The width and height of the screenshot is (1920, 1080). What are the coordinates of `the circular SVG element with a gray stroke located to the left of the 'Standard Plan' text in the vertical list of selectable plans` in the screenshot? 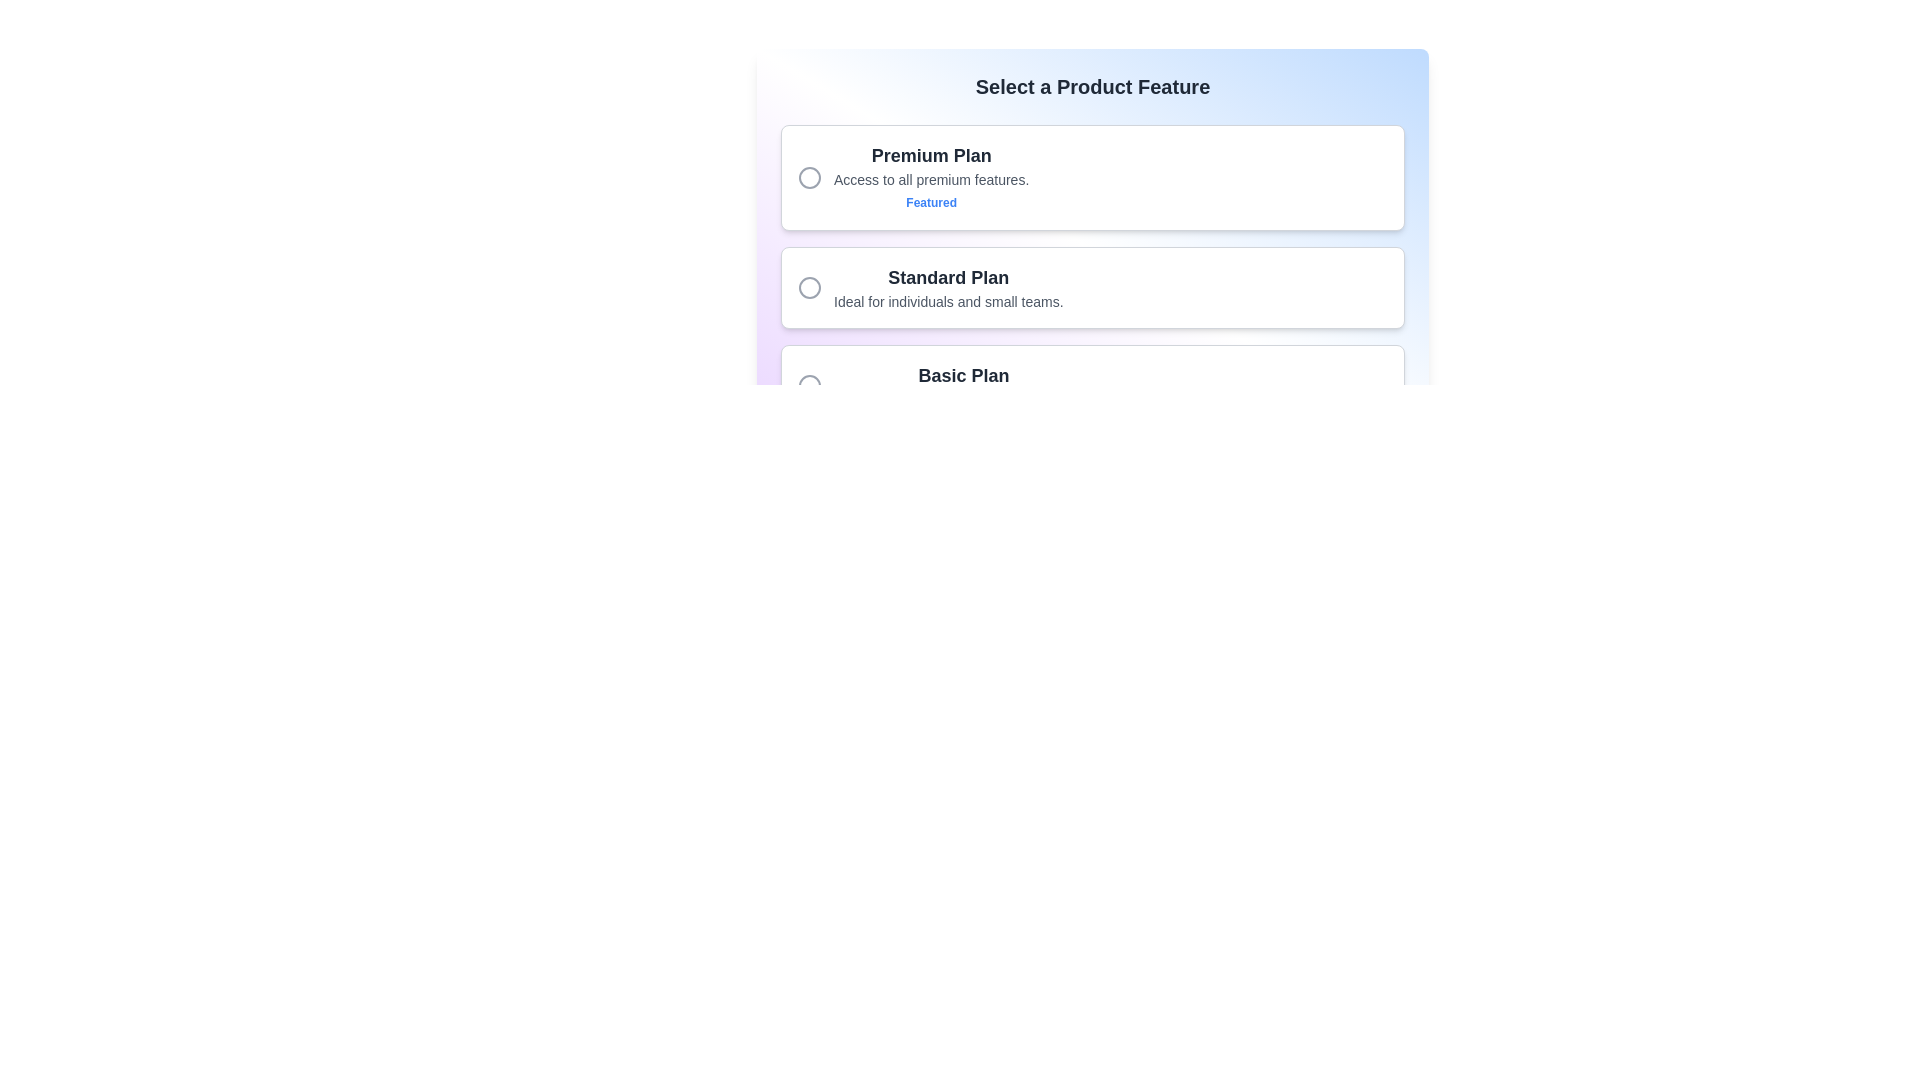 It's located at (810, 288).